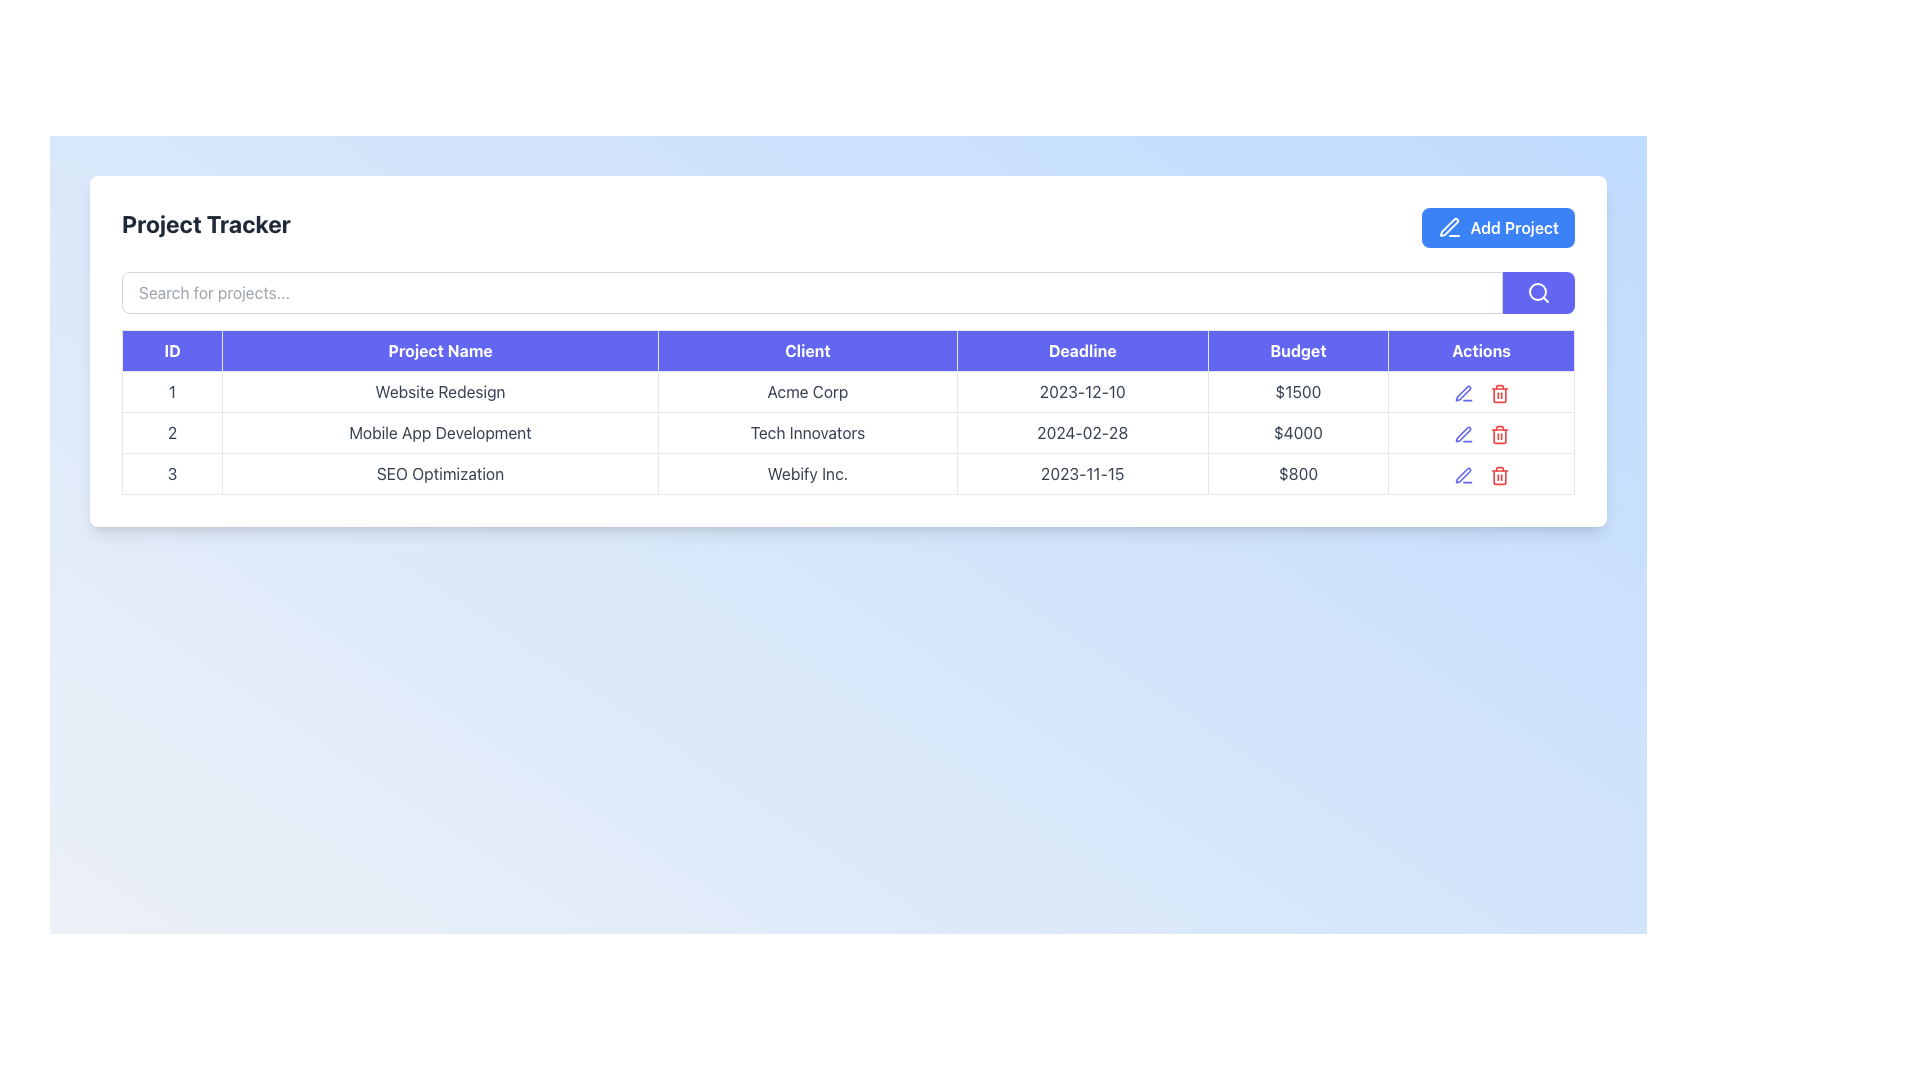 Image resolution: width=1920 pixels, height=1080 pixels. What do you see at coordinates (1081, 350) in the screenshot?
I see `the Table Header labeled 'Deadline', which has a purple background and white text, located between the 'Client' and 'Budget' columns` at bounding box center [1081, 350].